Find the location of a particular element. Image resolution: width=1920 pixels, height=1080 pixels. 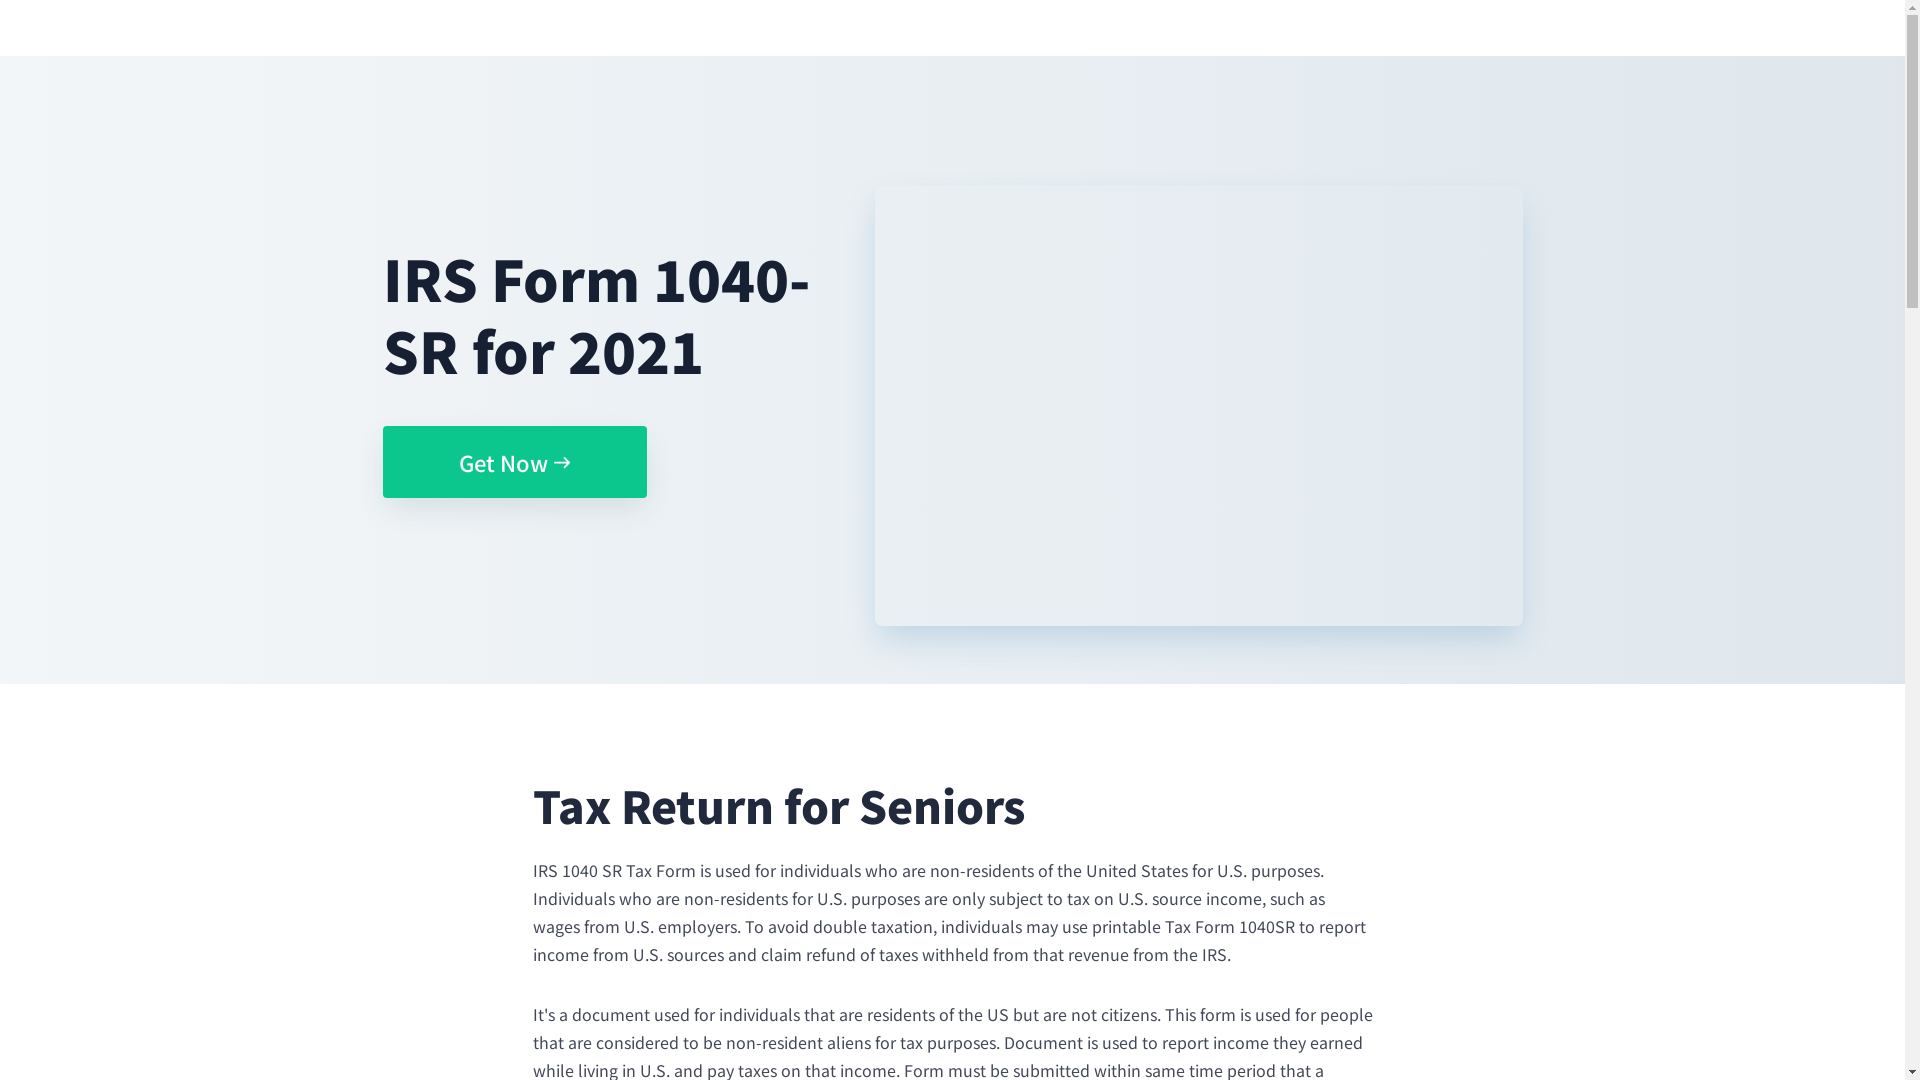

'Get Now' is located at coordinates (513, 462).